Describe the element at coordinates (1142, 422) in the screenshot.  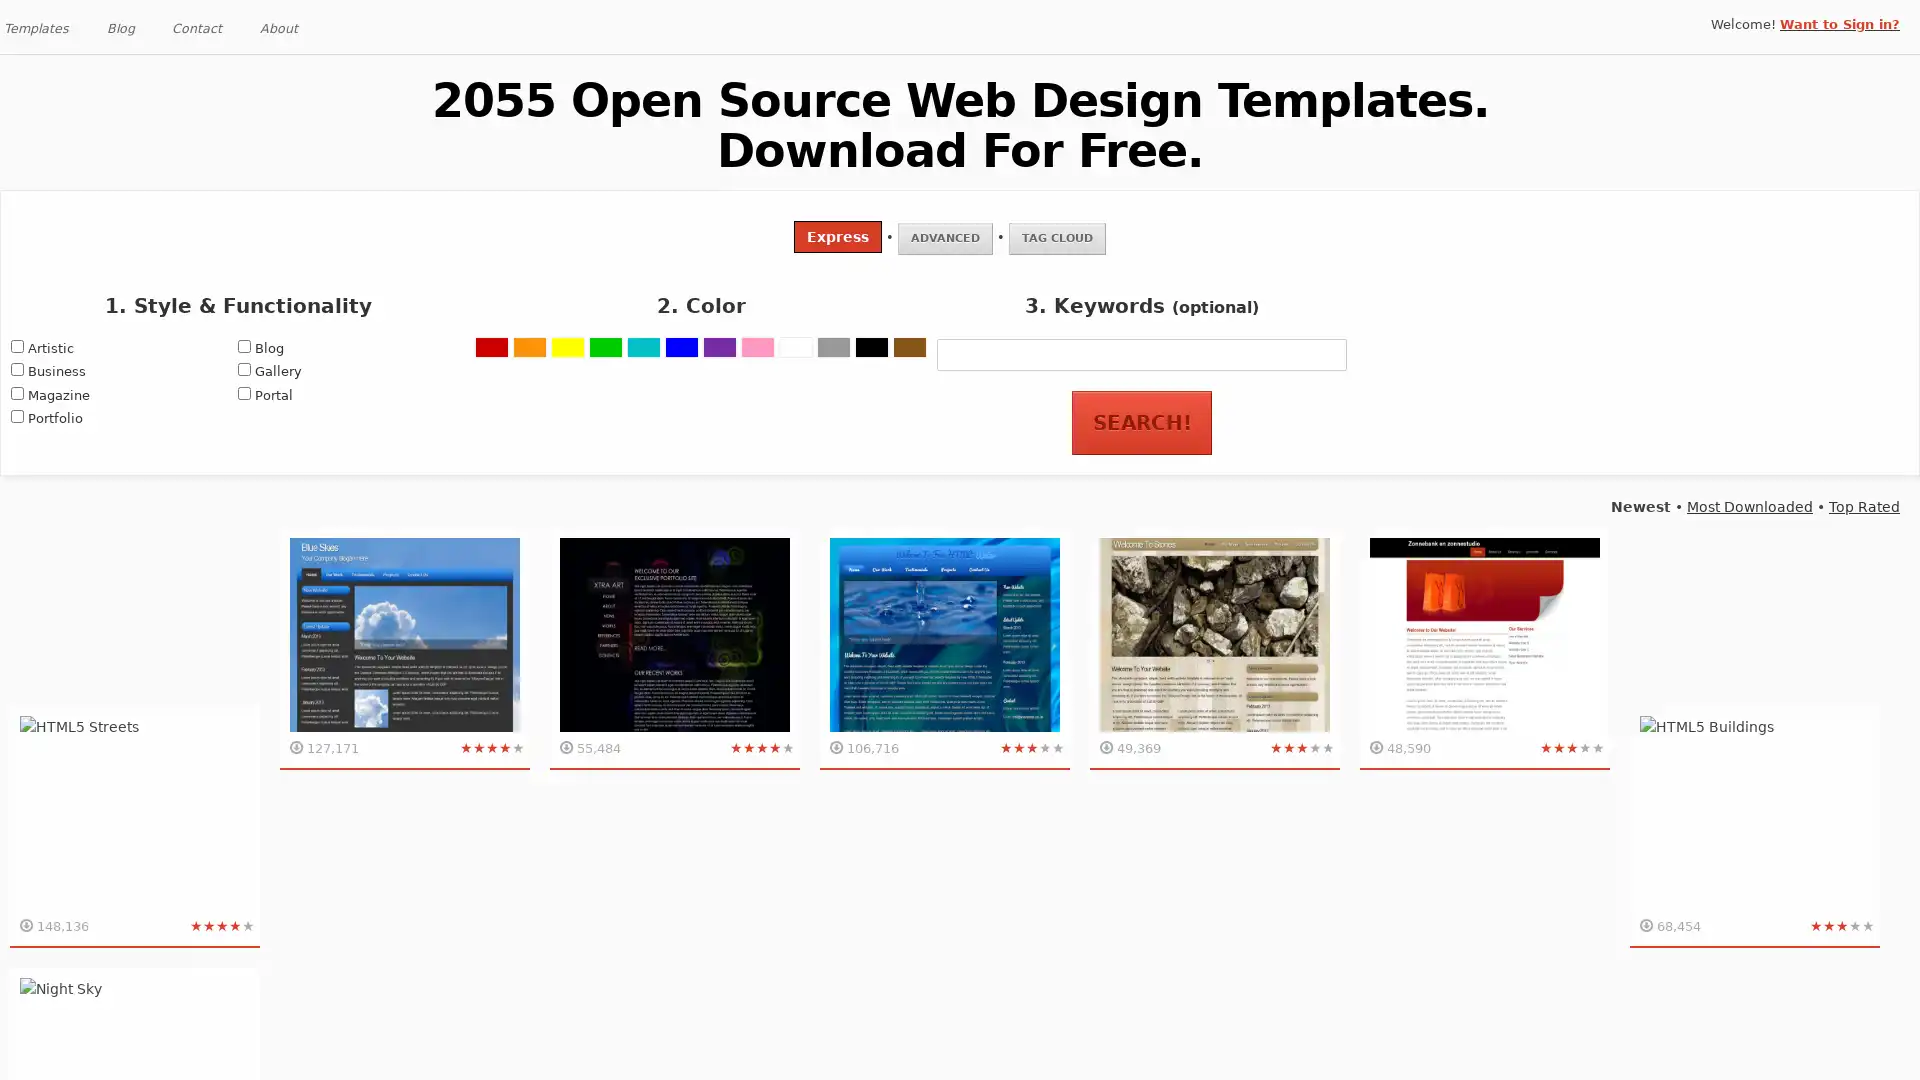
I see `Search!` at that location.